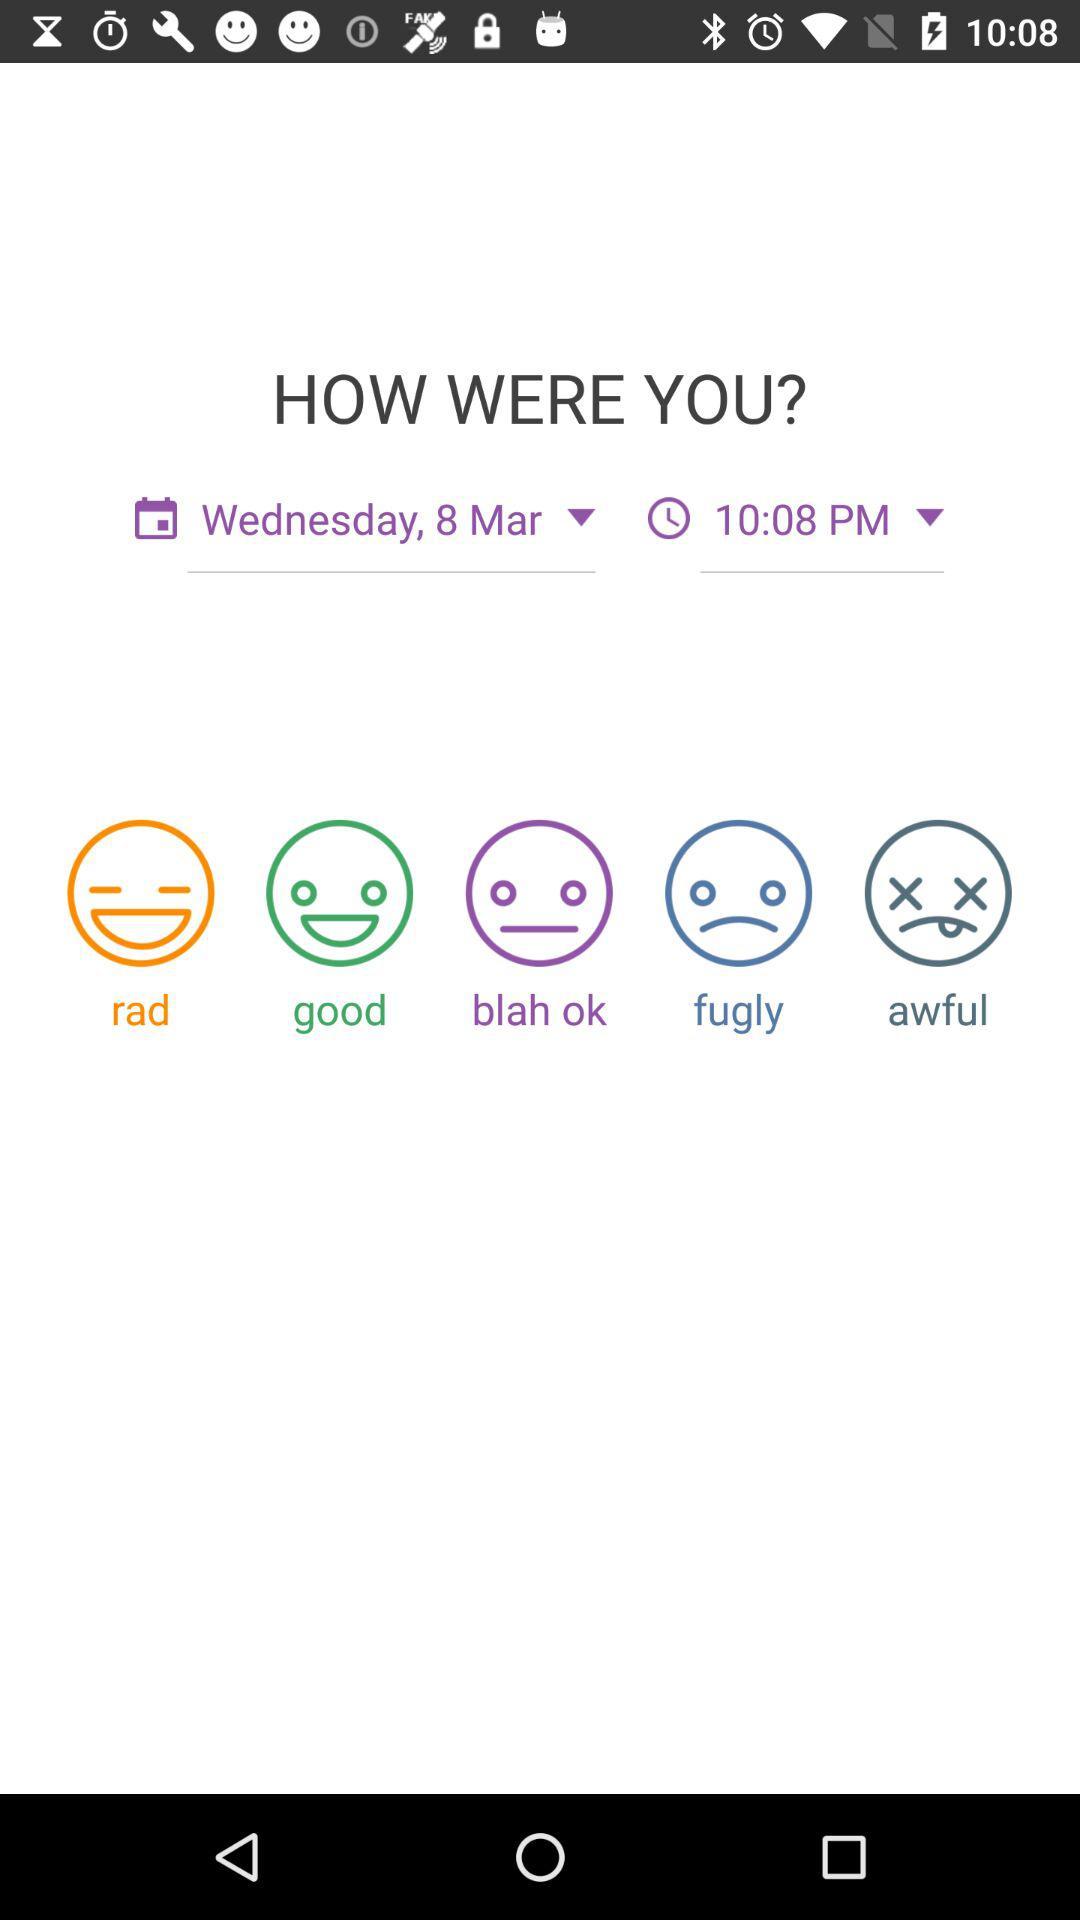 The image size is (1080, 1920). What do you see at coordinates (338, 892) in the screenshot?
I see `mark as good` at bounding box center [338, 892].